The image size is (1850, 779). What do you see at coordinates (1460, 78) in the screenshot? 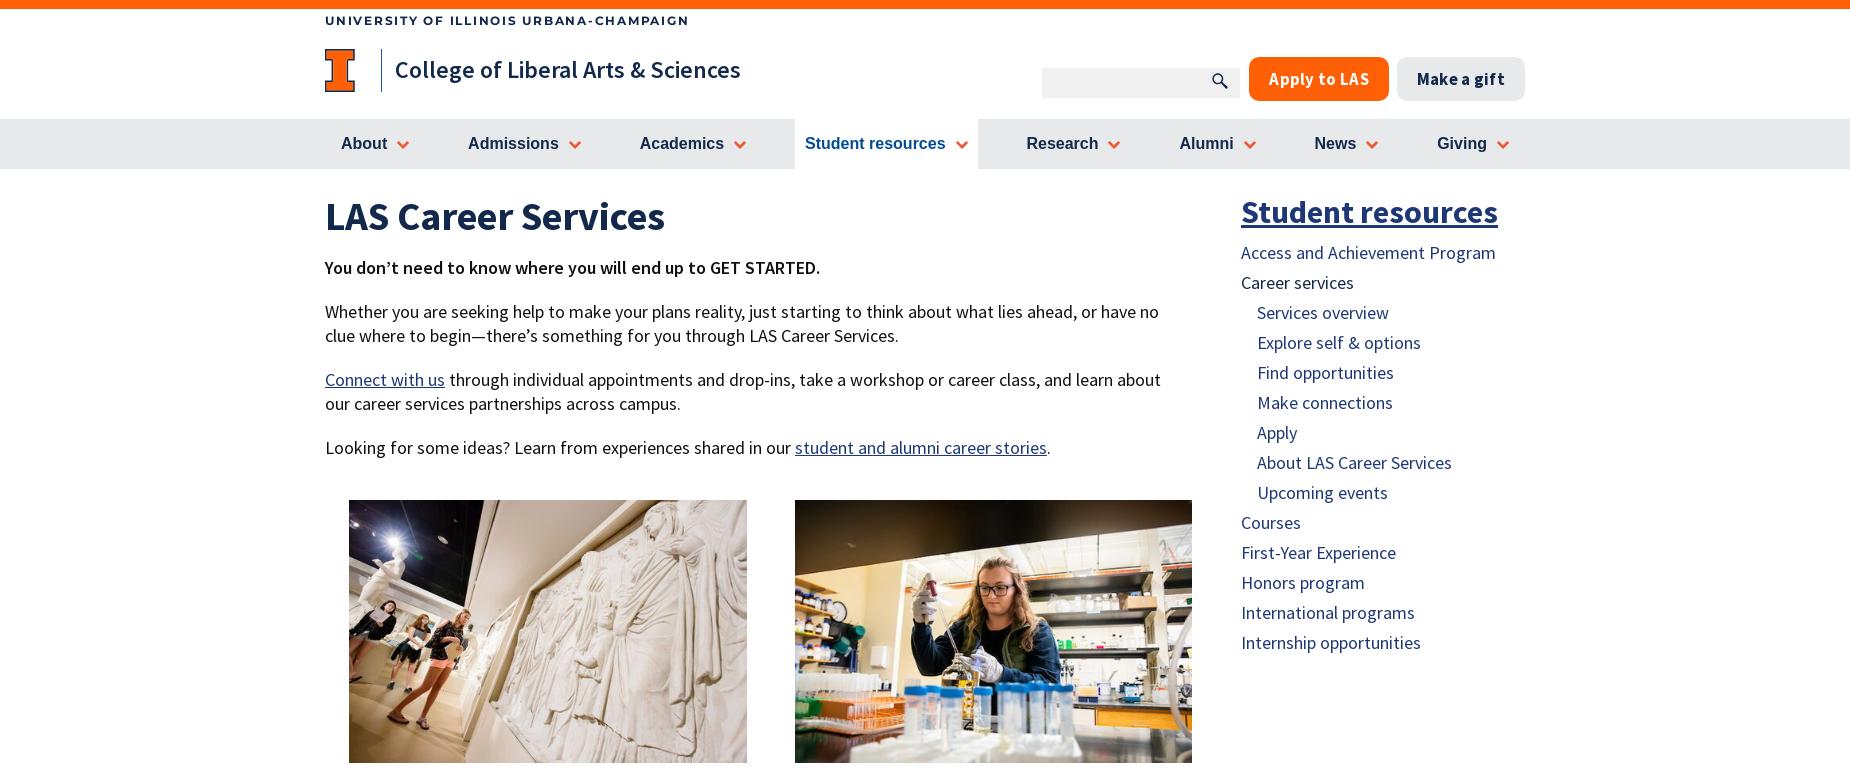
I see `'Make a gift'` at bounding box center [1460, 78].